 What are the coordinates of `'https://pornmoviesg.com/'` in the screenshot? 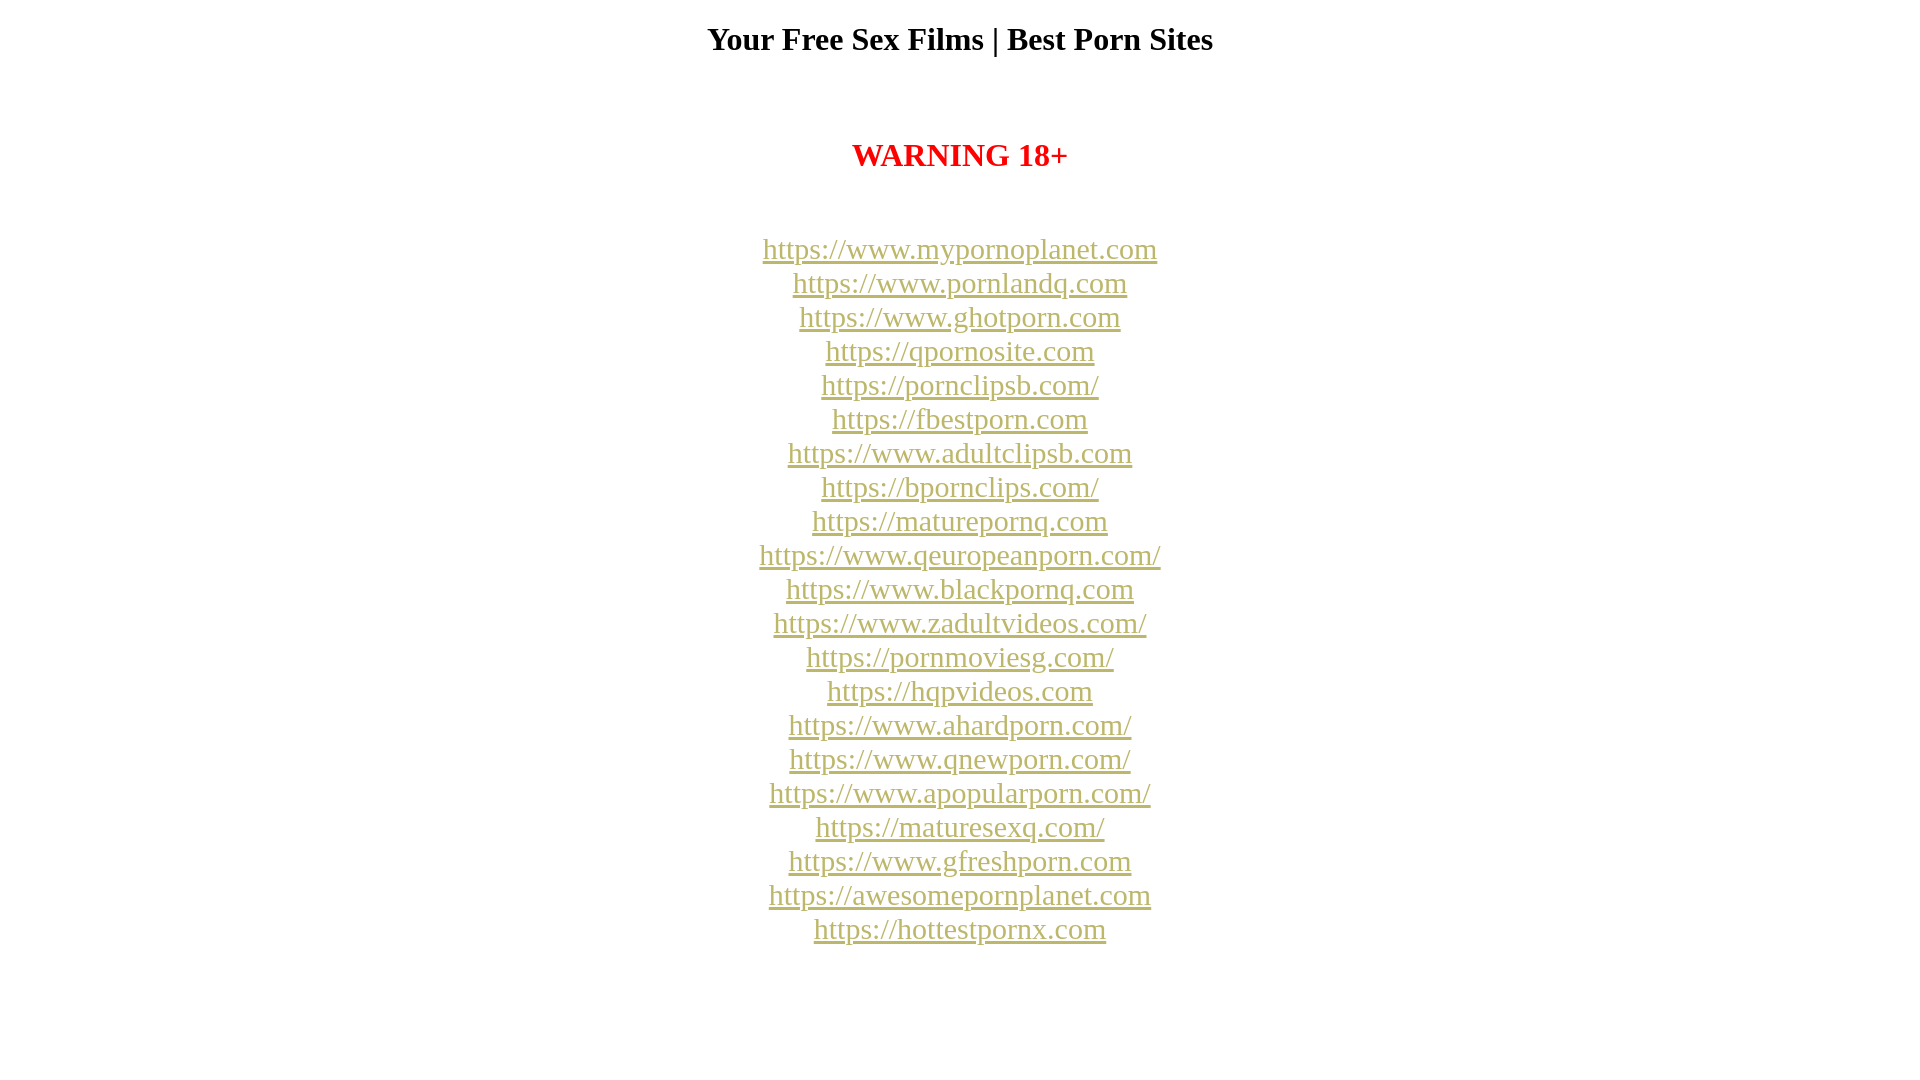 It's located at (960, 656).